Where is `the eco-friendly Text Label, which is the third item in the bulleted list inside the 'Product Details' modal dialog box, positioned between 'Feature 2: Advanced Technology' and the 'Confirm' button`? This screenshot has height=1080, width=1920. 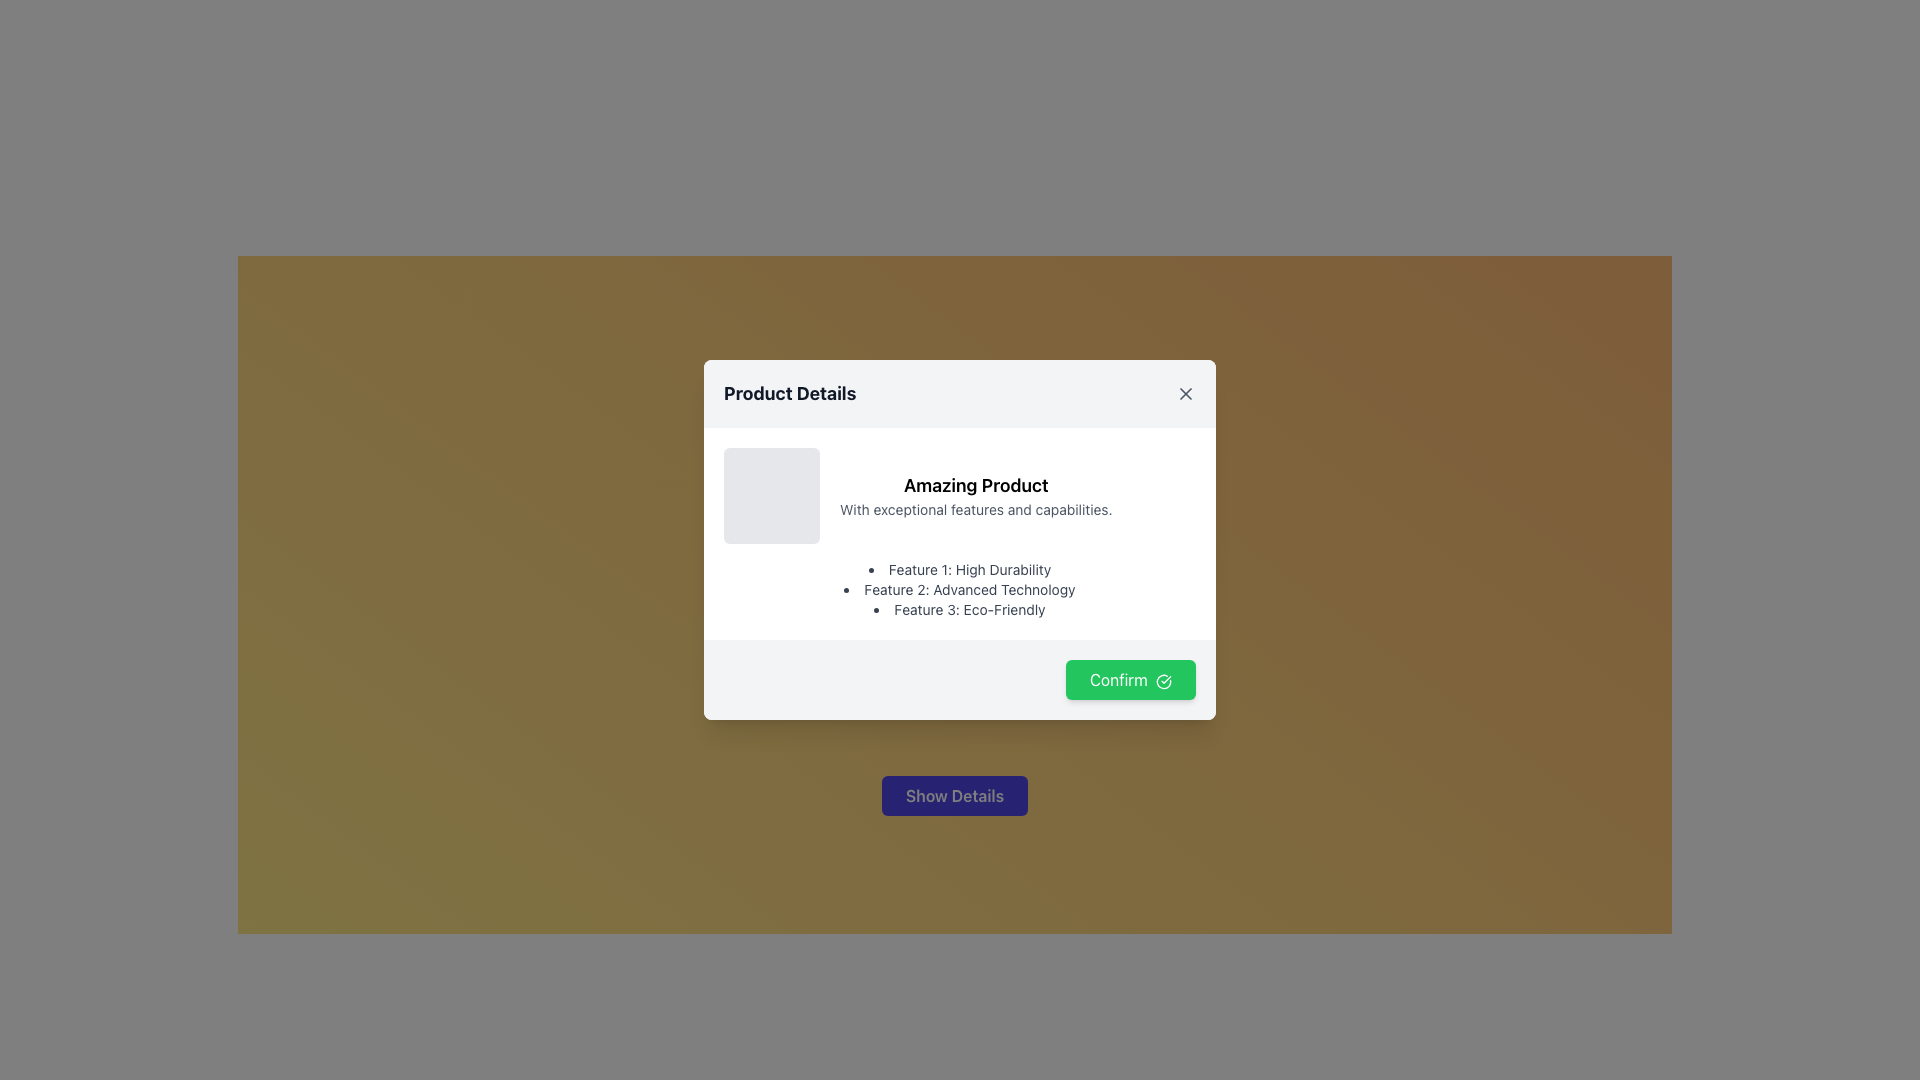
the eco-friendly Text Label, which is the third item in the bulleted list inside the 'Product Details' modal dialog box, positioned between 'Feature 2: Advanced Technology' and the 'Confirm' button is located at coordinates (960, 608).